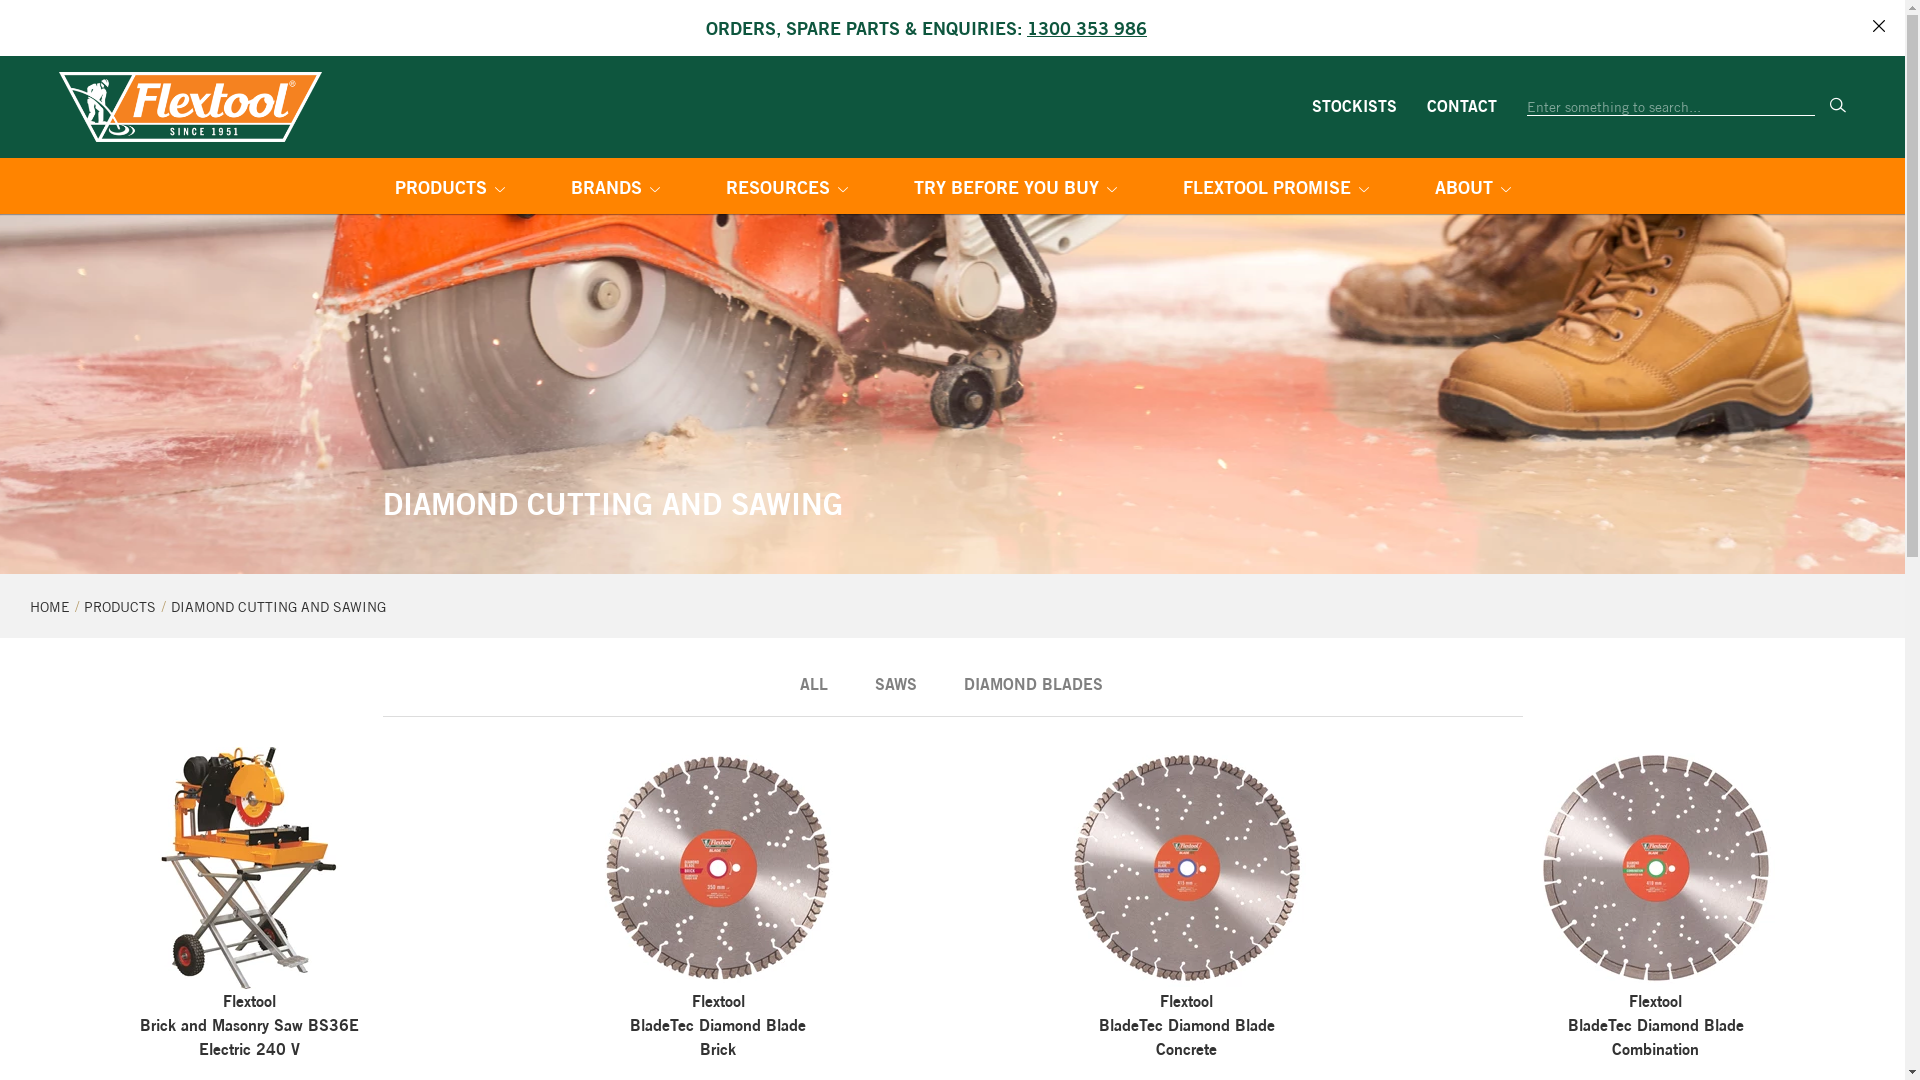 Image resolution: width=1920 pixels, height=1080 pixels. I want to click on 'Flextool', so click(190, 107).